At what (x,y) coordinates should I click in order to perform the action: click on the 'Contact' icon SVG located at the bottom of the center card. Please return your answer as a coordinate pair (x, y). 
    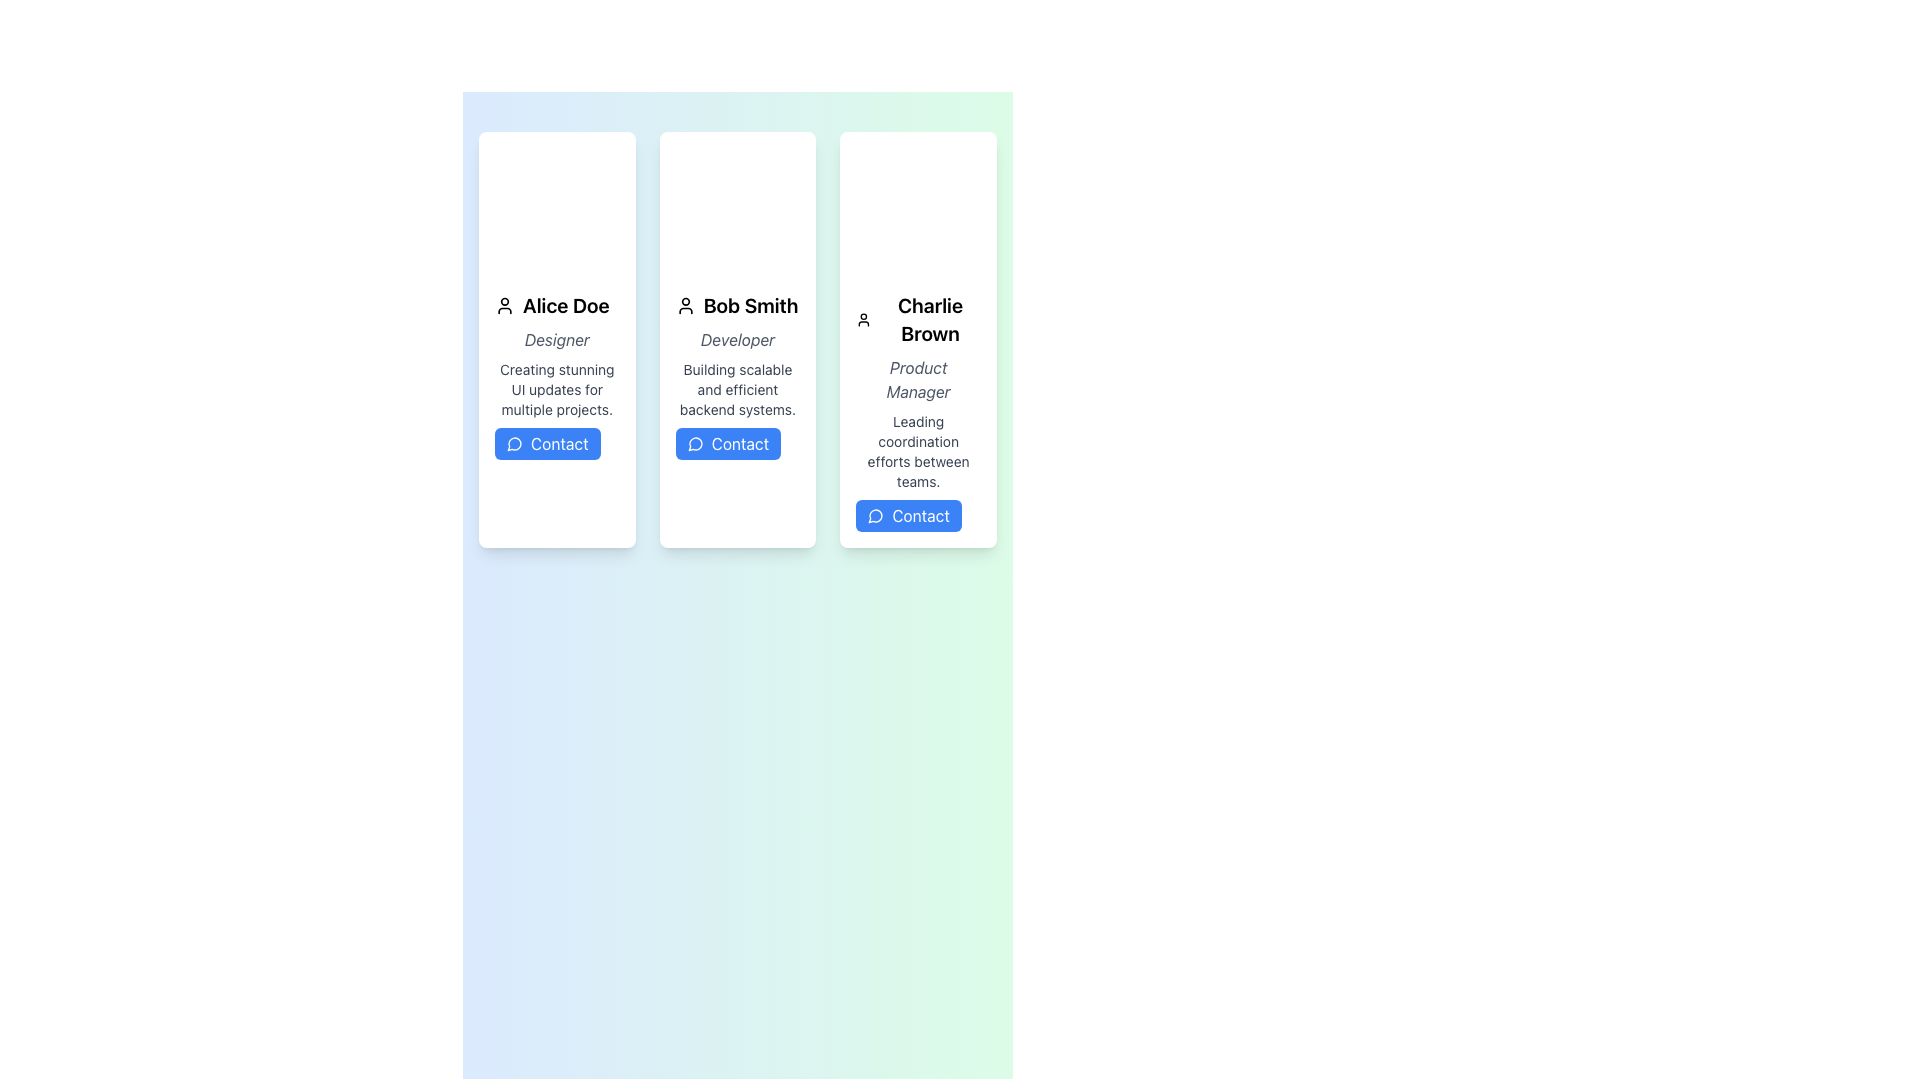
    Looking at the image, I should click on (695, 442).